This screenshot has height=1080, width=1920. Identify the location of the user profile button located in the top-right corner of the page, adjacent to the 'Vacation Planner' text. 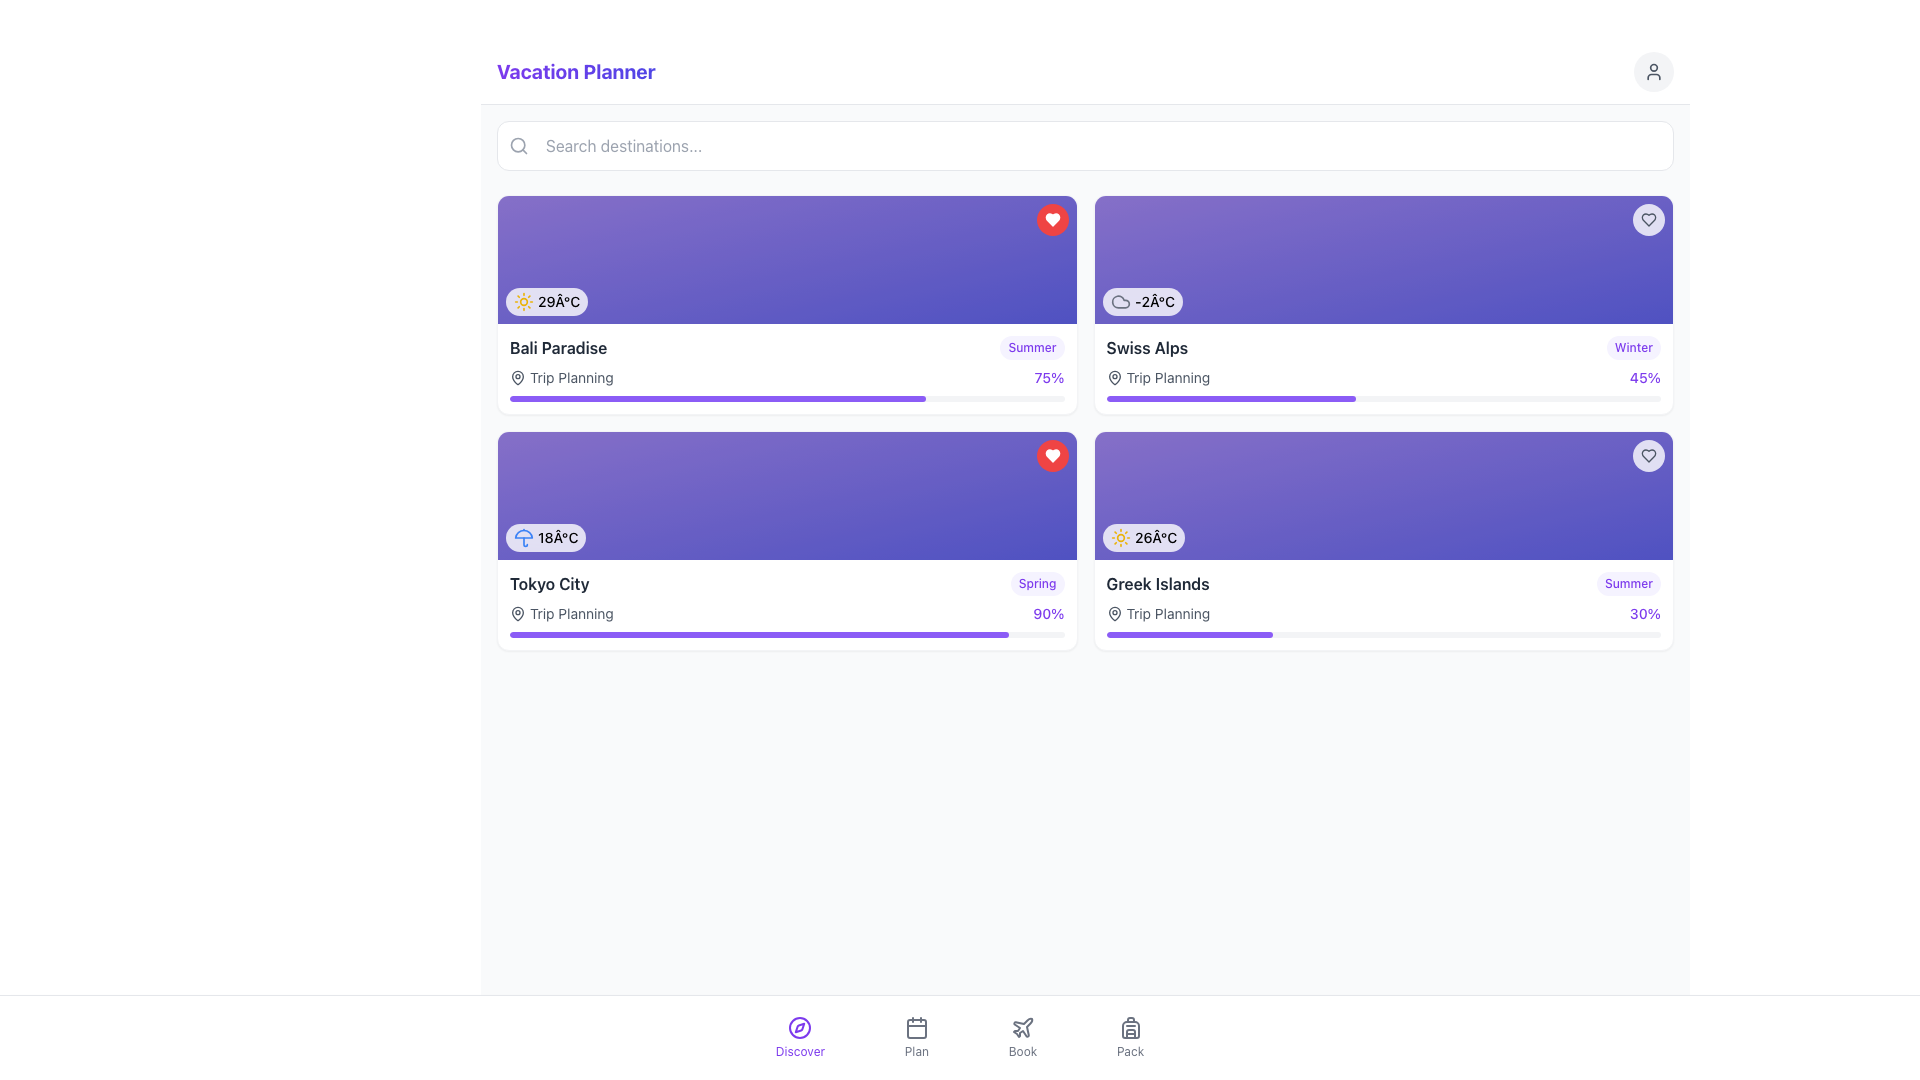
(1654, 71).